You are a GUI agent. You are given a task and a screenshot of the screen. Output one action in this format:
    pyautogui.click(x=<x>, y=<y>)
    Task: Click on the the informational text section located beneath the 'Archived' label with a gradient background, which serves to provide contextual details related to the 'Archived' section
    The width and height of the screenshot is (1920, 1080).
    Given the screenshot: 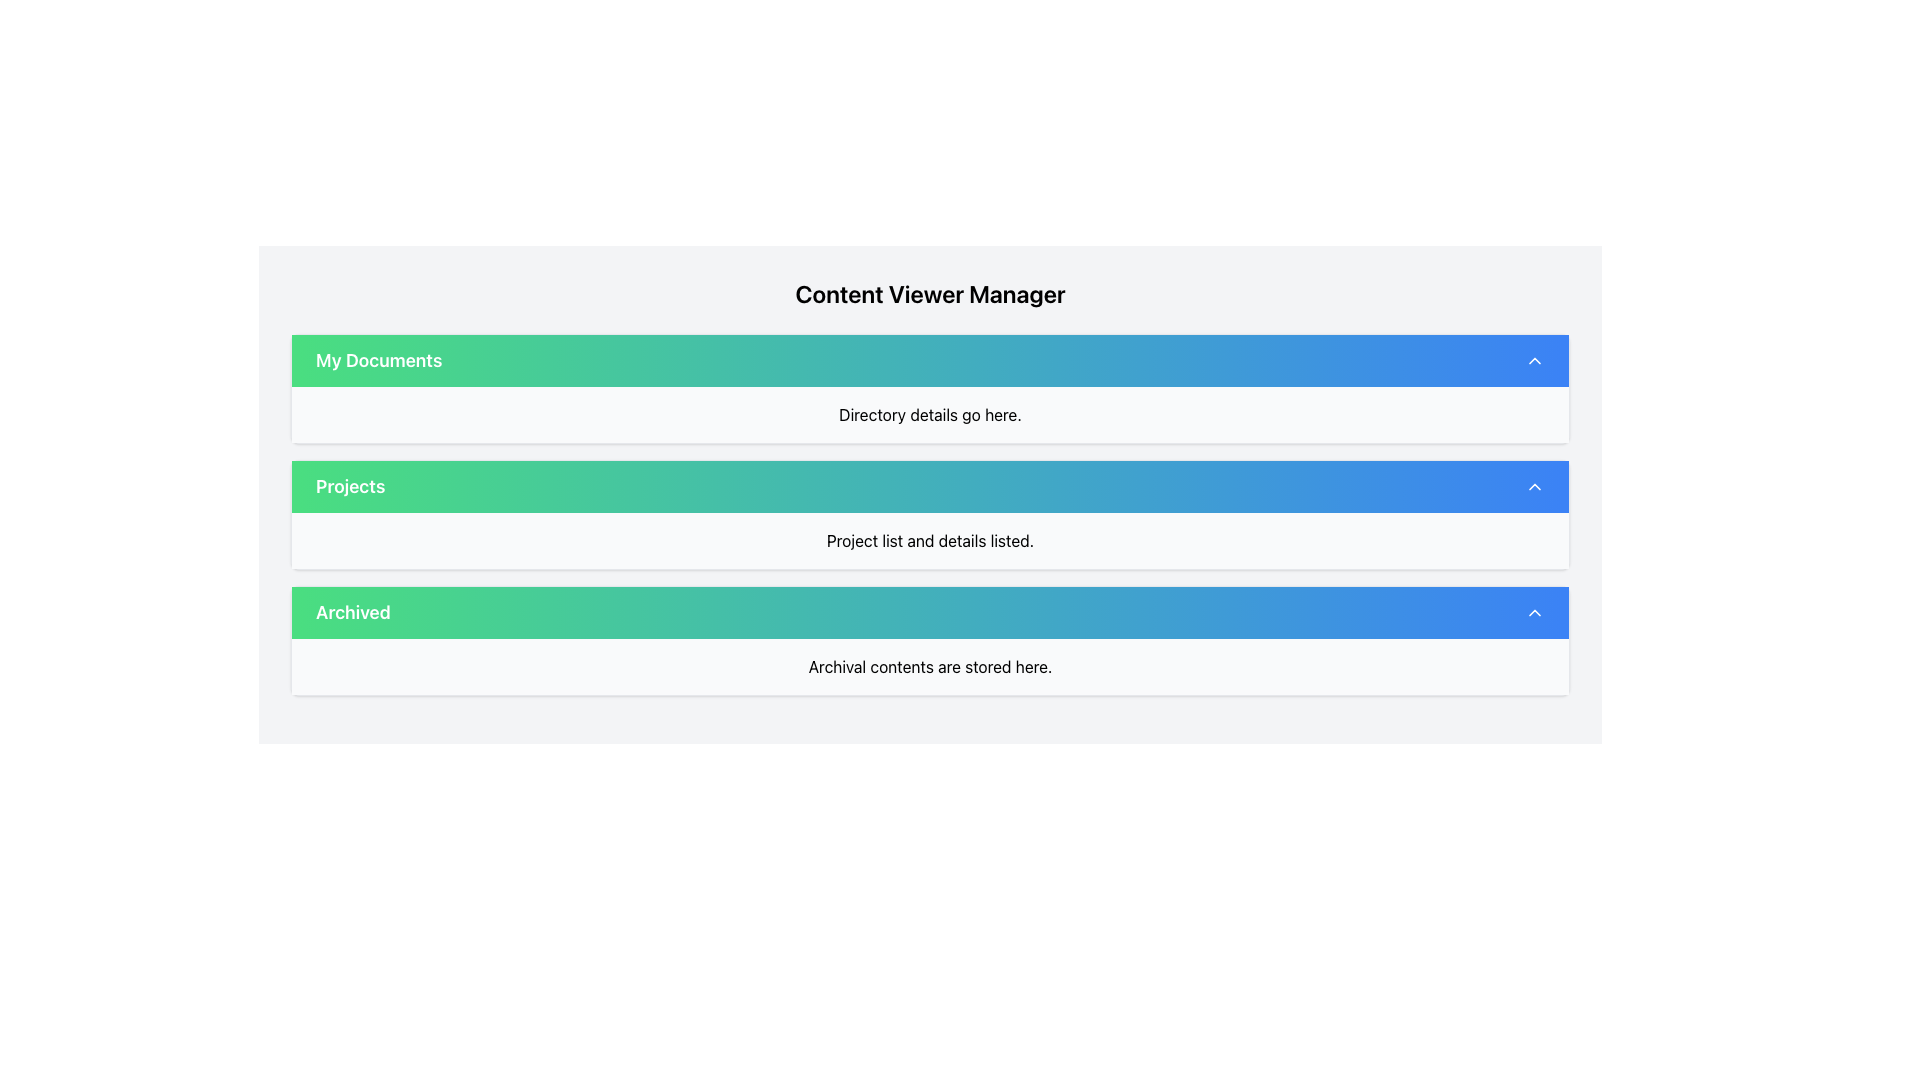 What is the action you would take?
    pyautogui.click(x=929, y=667)
    